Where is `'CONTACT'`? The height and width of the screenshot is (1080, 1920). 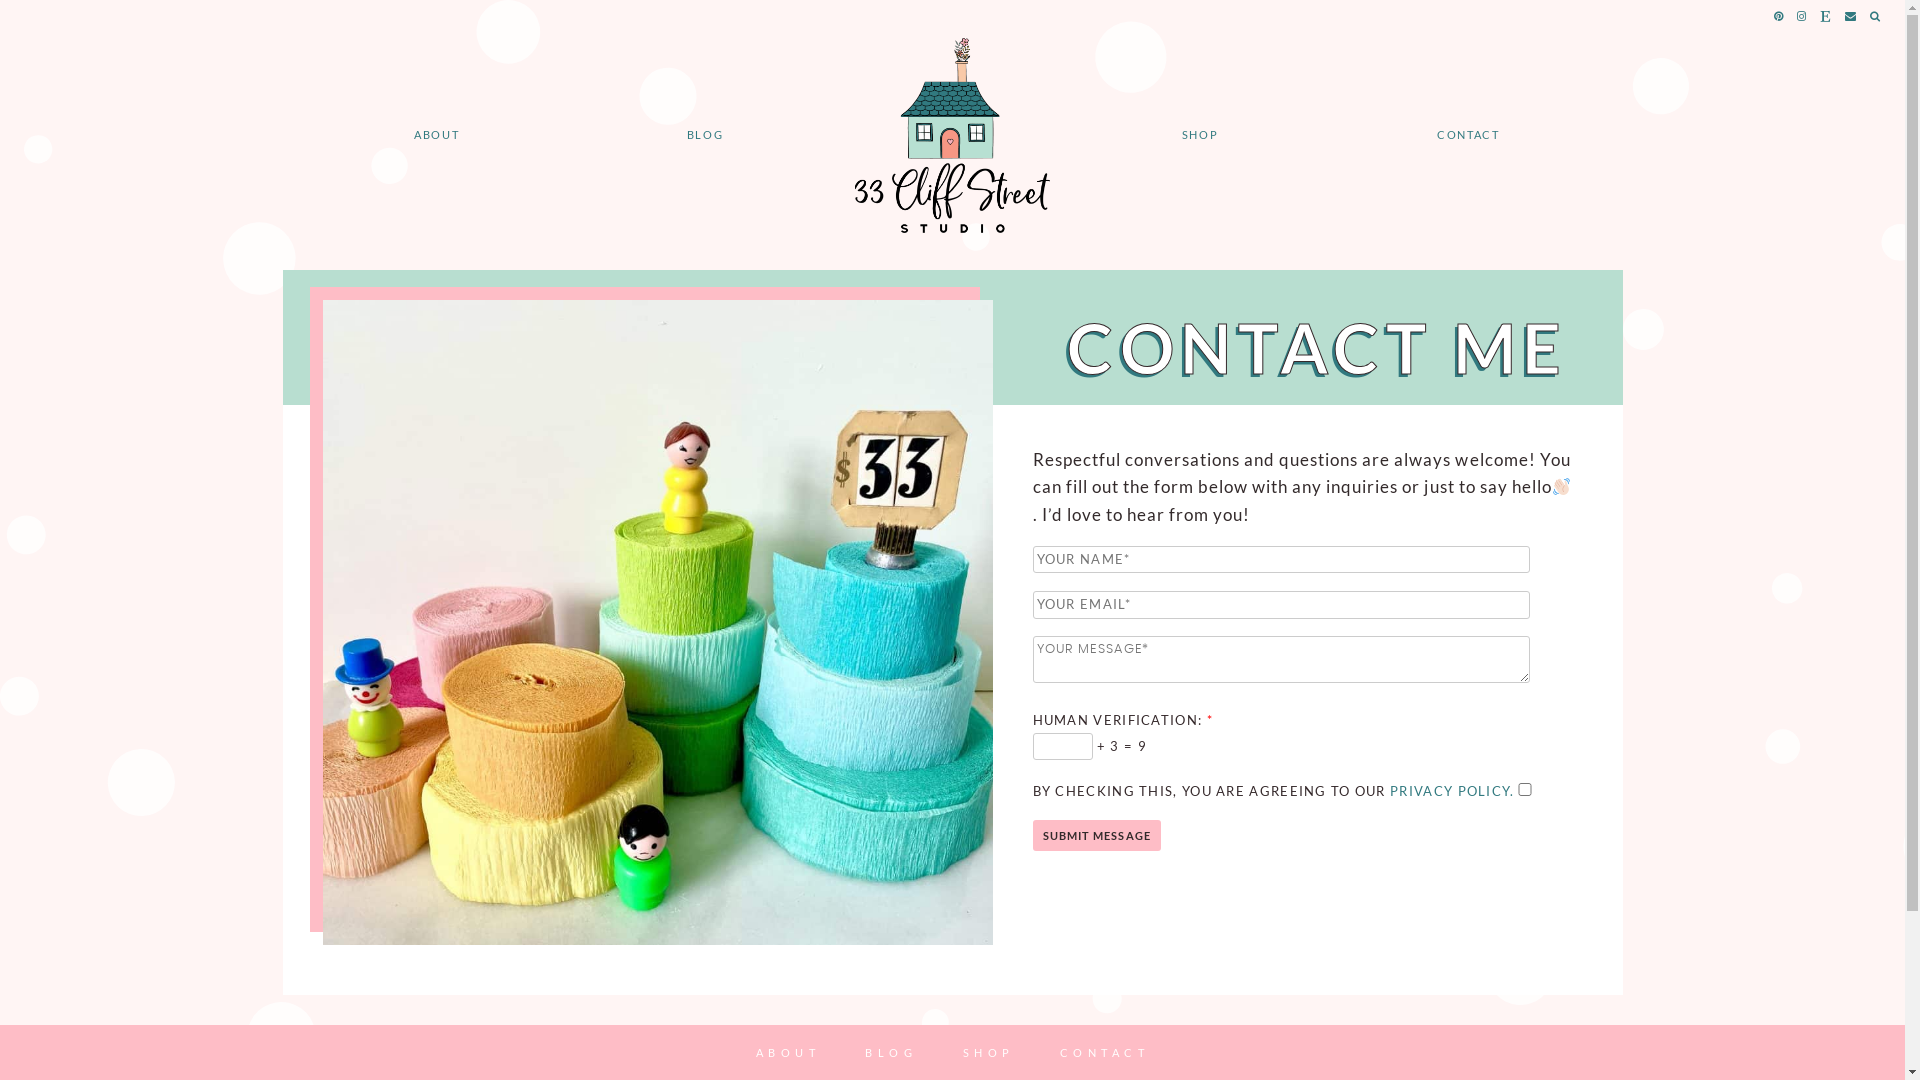
'CONTACT' is located at coordinates (1103, 1051).